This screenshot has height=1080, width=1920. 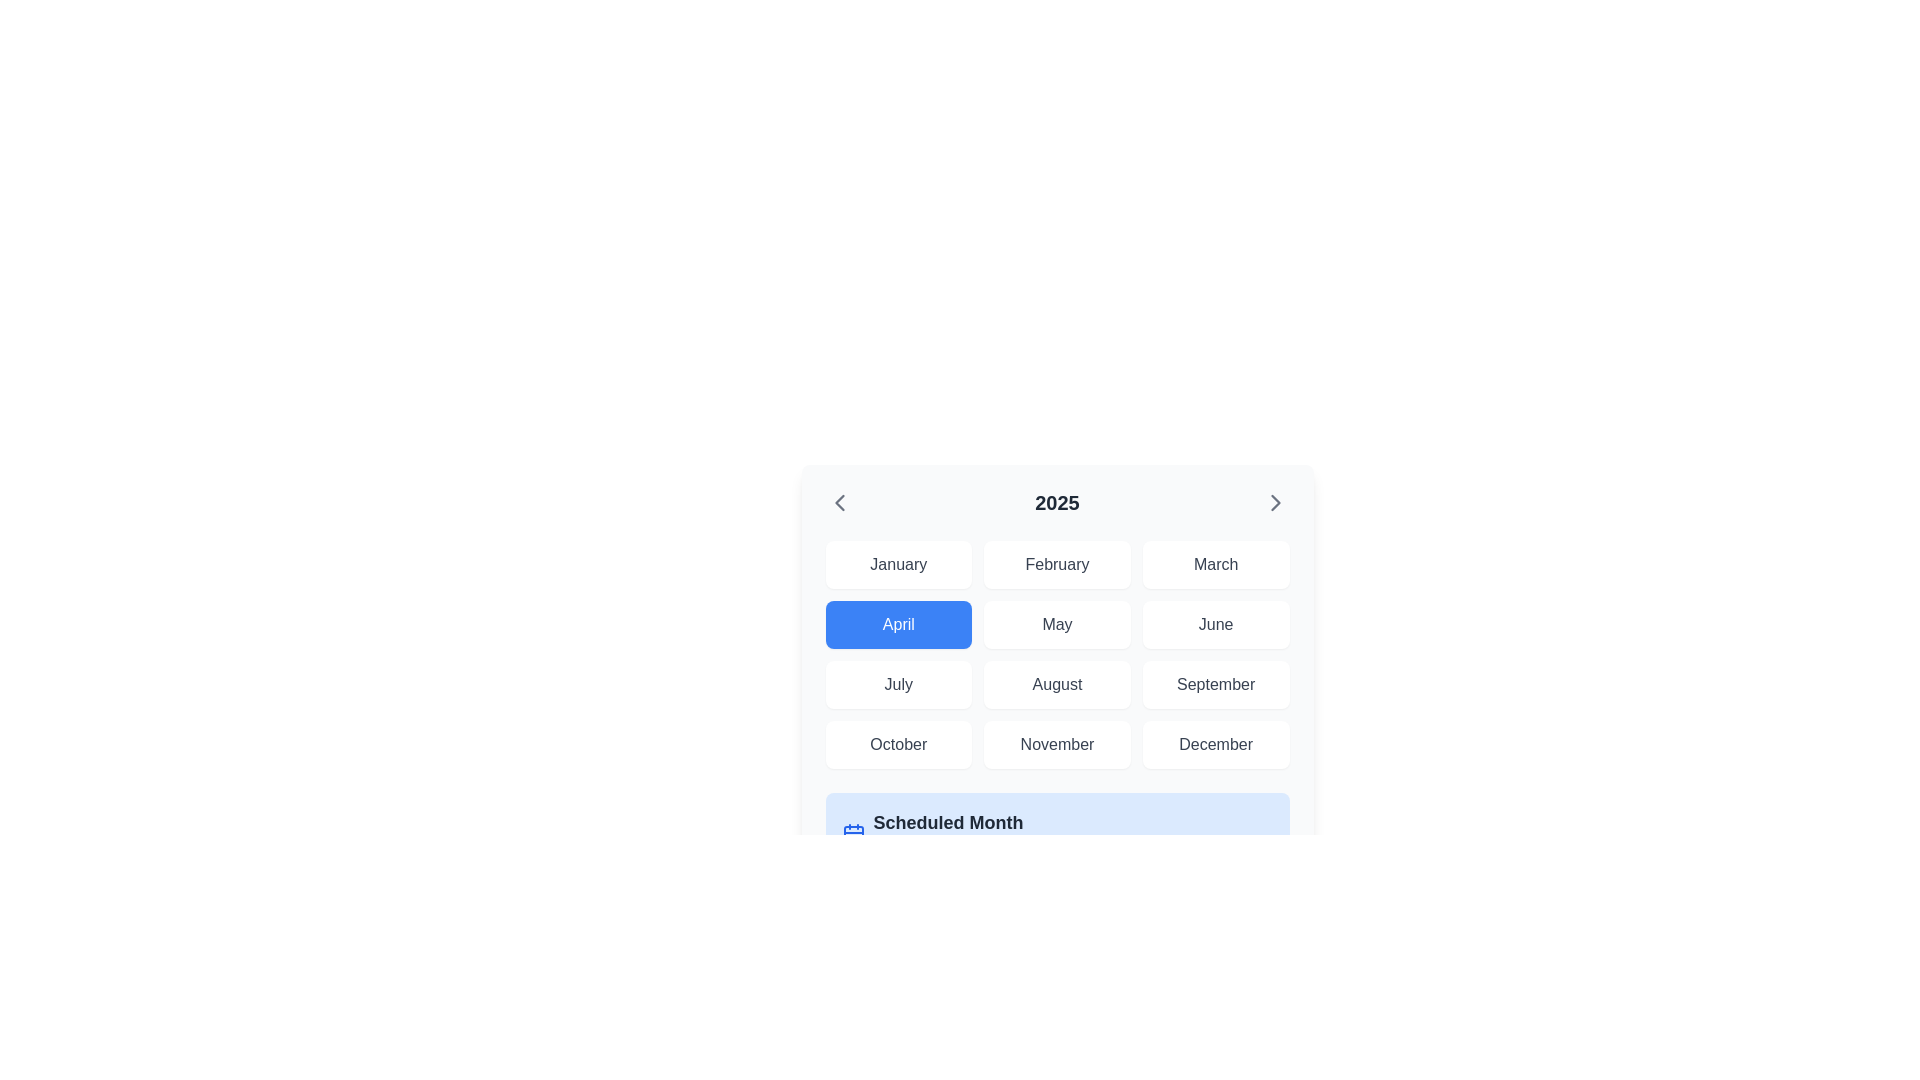 I want to click on the rectangular button labeled 'May', so click(x=1056, y=623).